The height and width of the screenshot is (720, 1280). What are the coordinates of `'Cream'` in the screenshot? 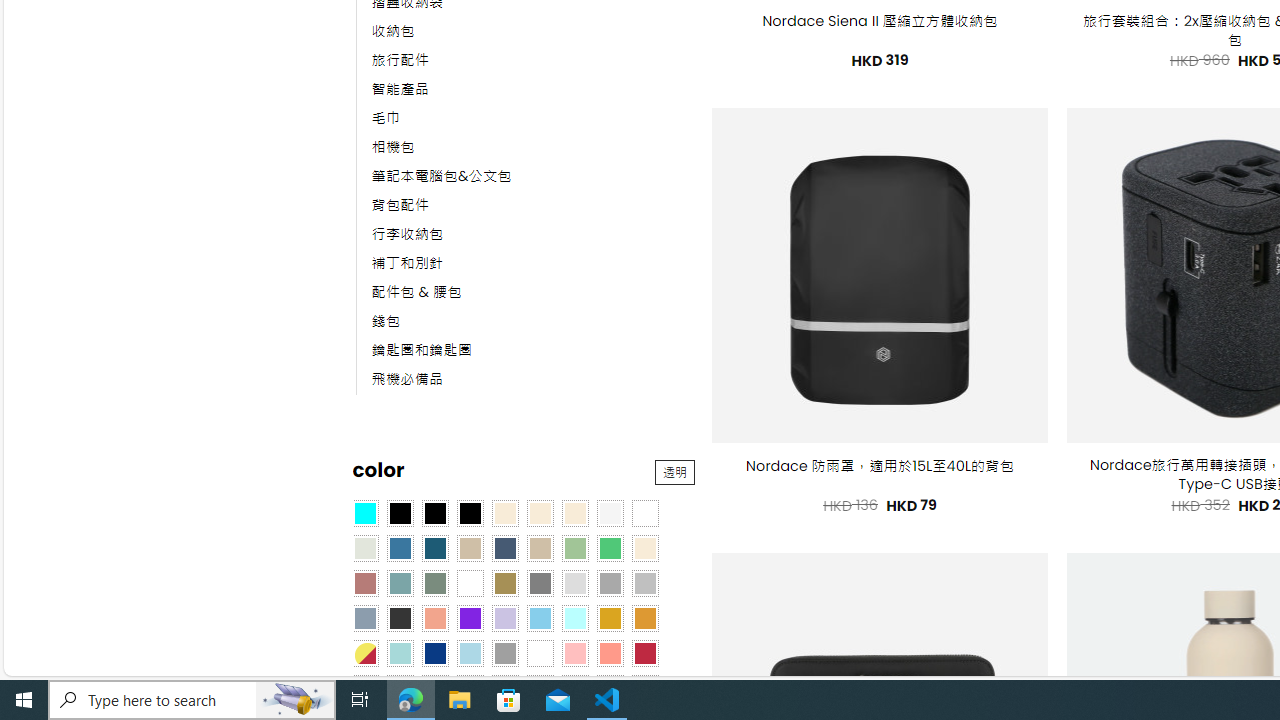 It's located at (573, 513).